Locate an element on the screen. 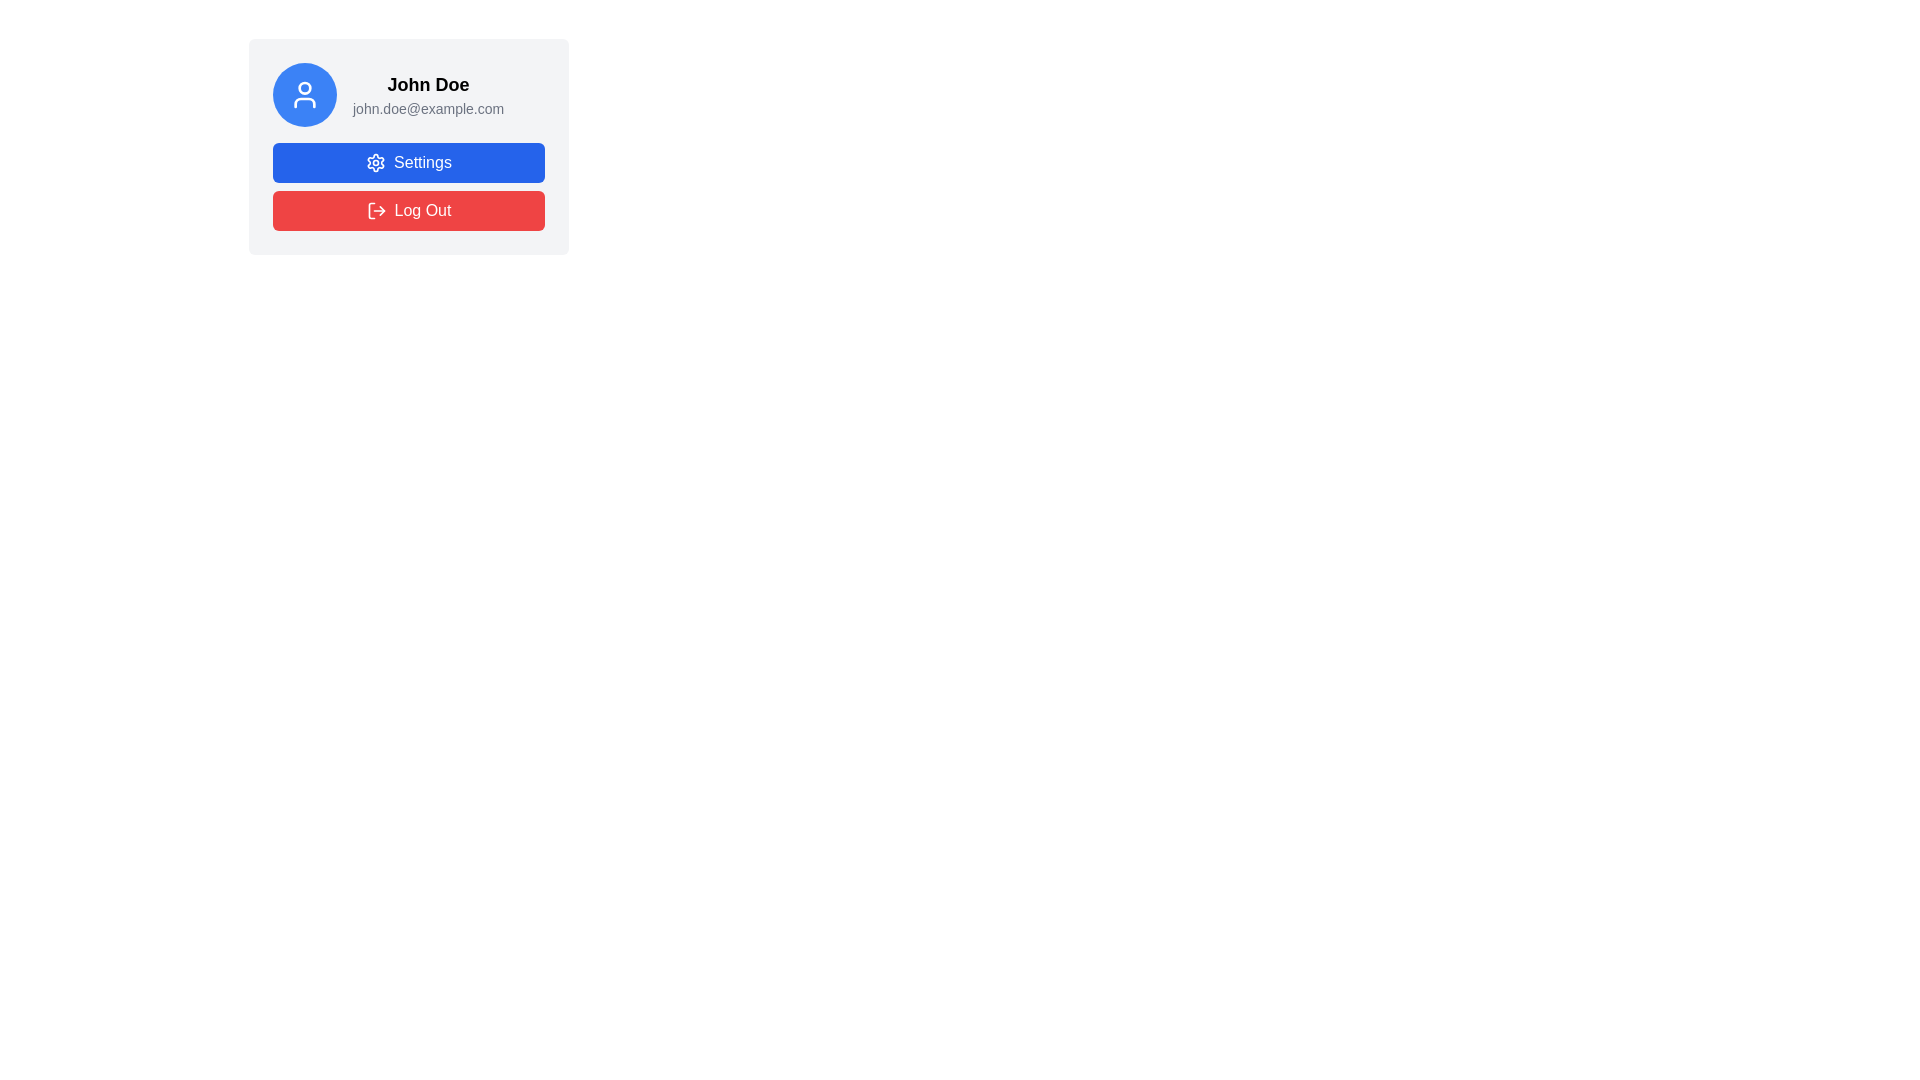 Image resolution: width=1920 pixels, height=1080 pixels. the red button labeled 'Log Out' which contains the text label in white, positioned below the 'Settings' button is located at coordinates (421, 211).